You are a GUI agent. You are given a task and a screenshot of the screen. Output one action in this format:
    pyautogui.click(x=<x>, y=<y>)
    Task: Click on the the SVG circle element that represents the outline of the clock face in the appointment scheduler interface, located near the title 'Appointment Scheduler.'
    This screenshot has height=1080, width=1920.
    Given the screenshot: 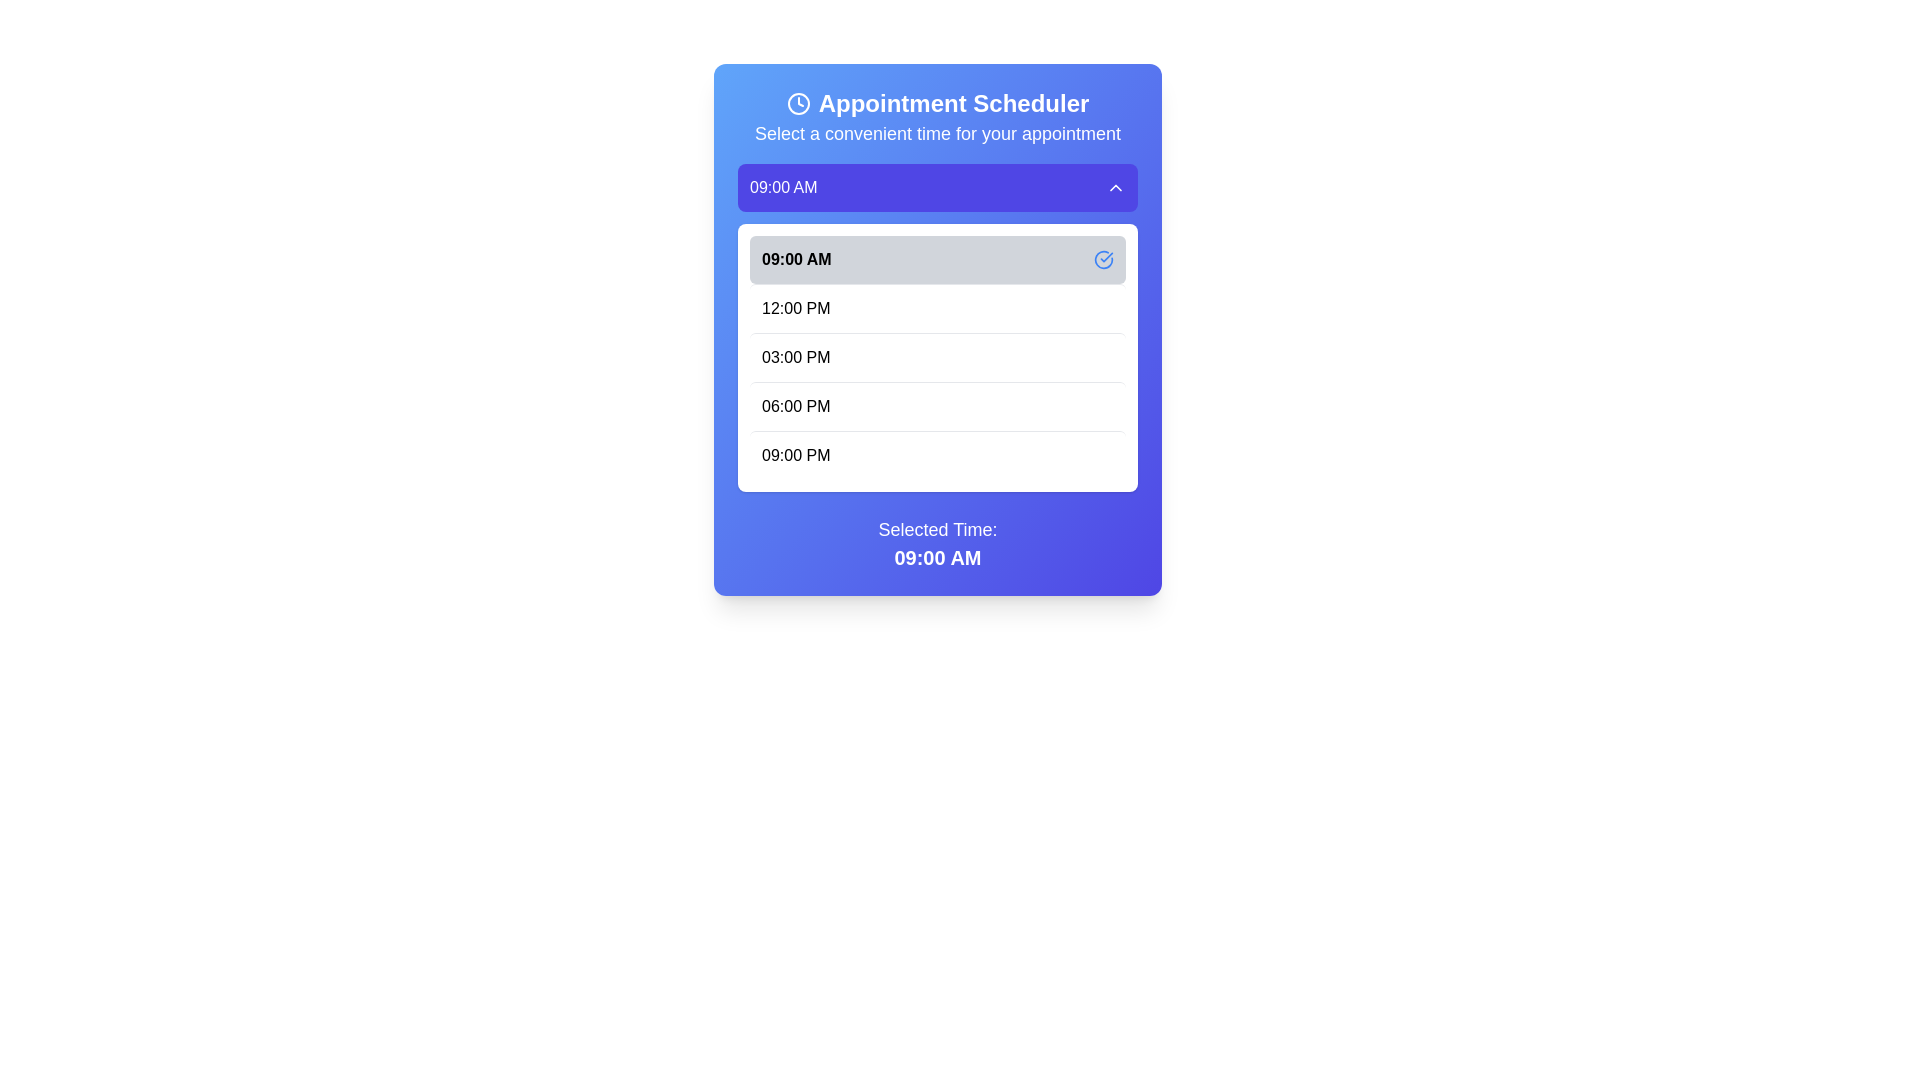 What is the action you would take?
    pyautogui.click(x=797, y=104)
    